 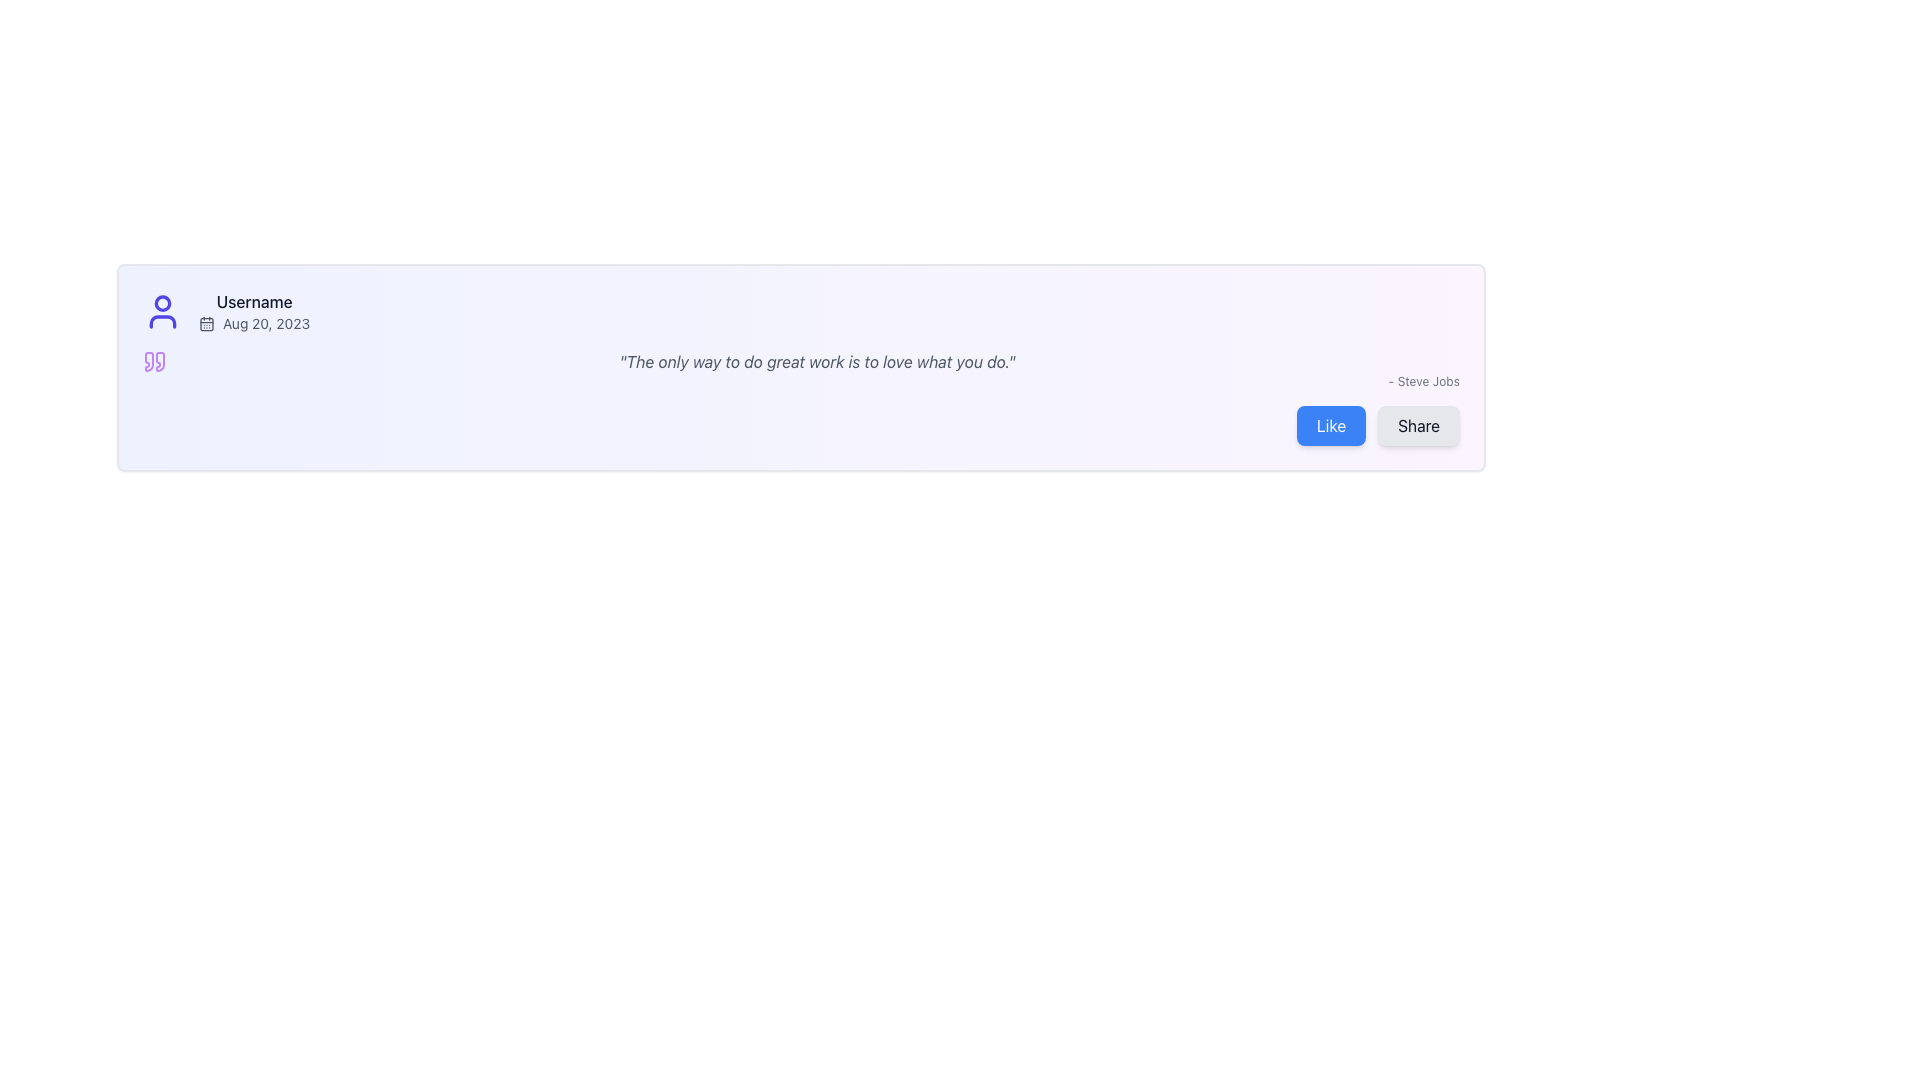 What do you see at coordinates (253, 312) in the screenshot?
I see `text content of the Text Block displaying the username 'Username' in bold and the date 'Aug 20, 2023' in smaller font, located within a card layout towards the top-left` at bounding box center [253, 312].